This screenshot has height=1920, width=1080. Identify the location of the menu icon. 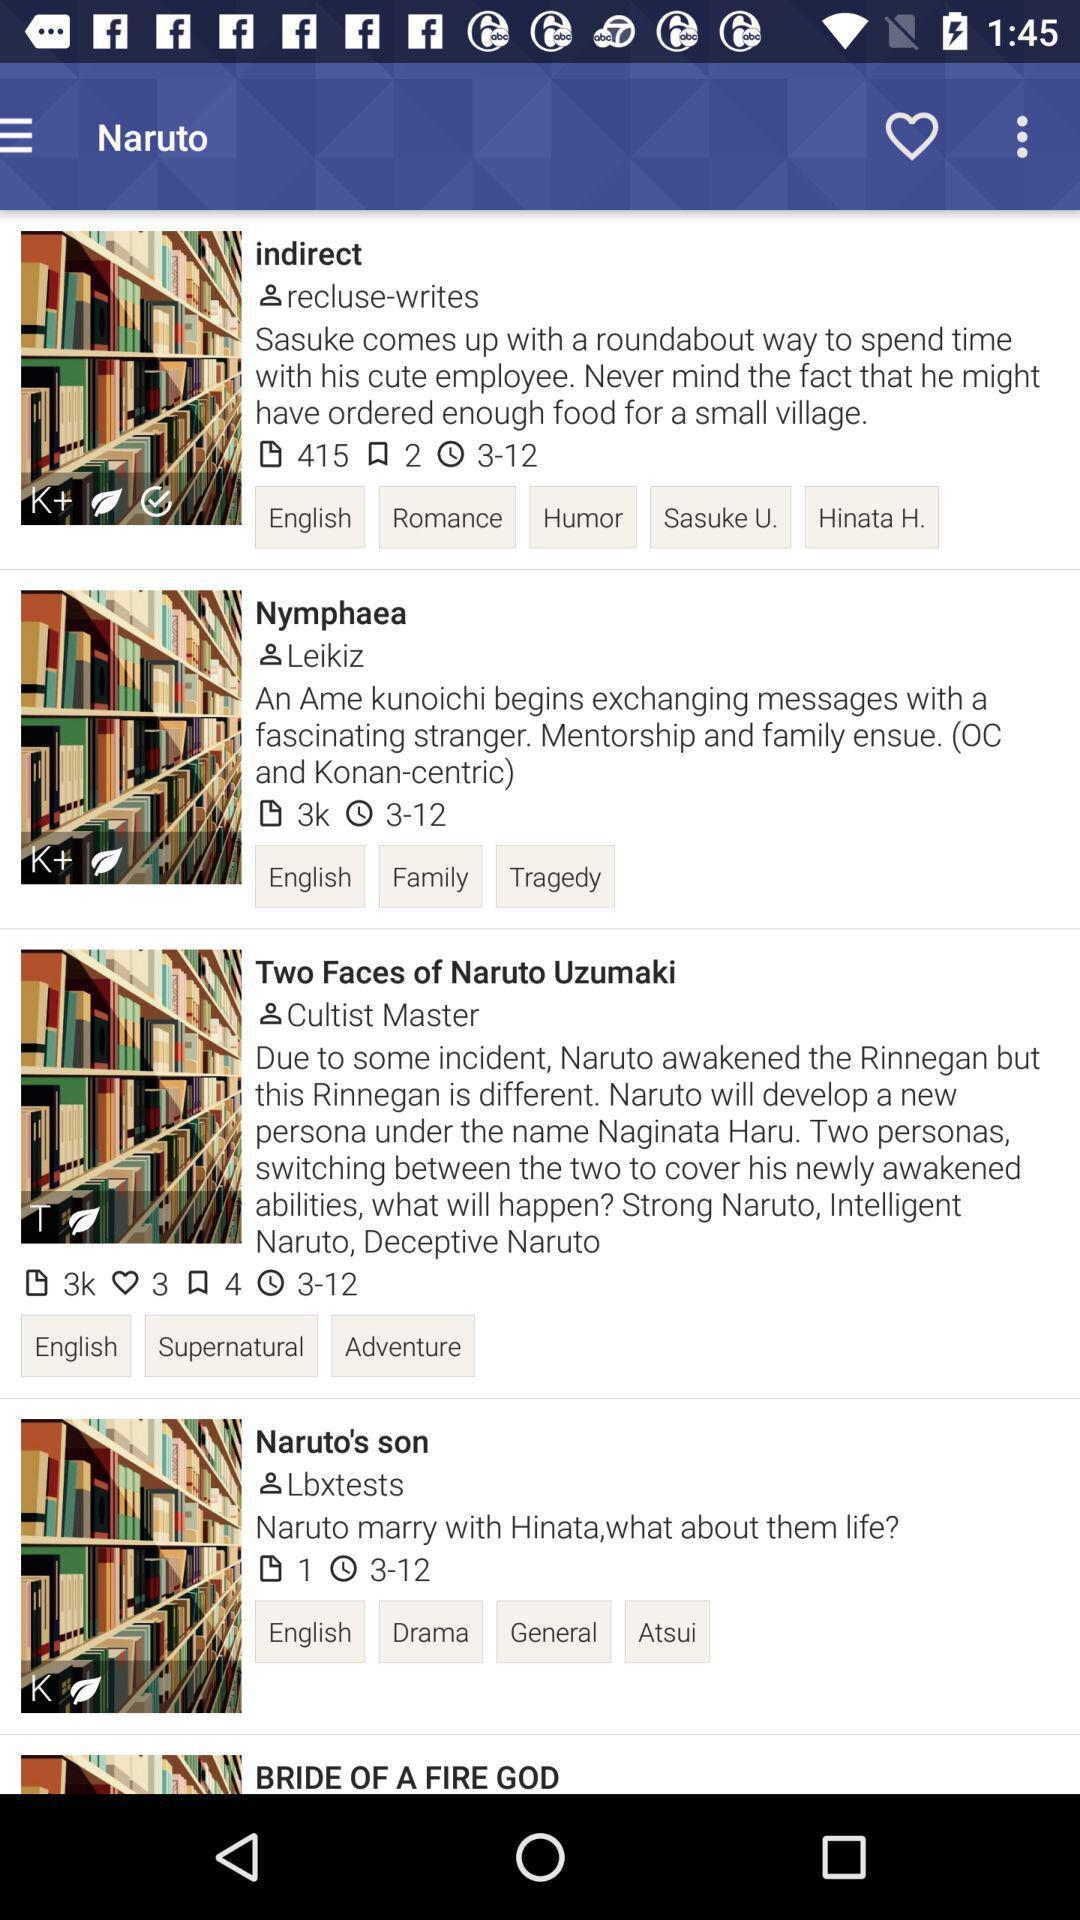
(40, 135).